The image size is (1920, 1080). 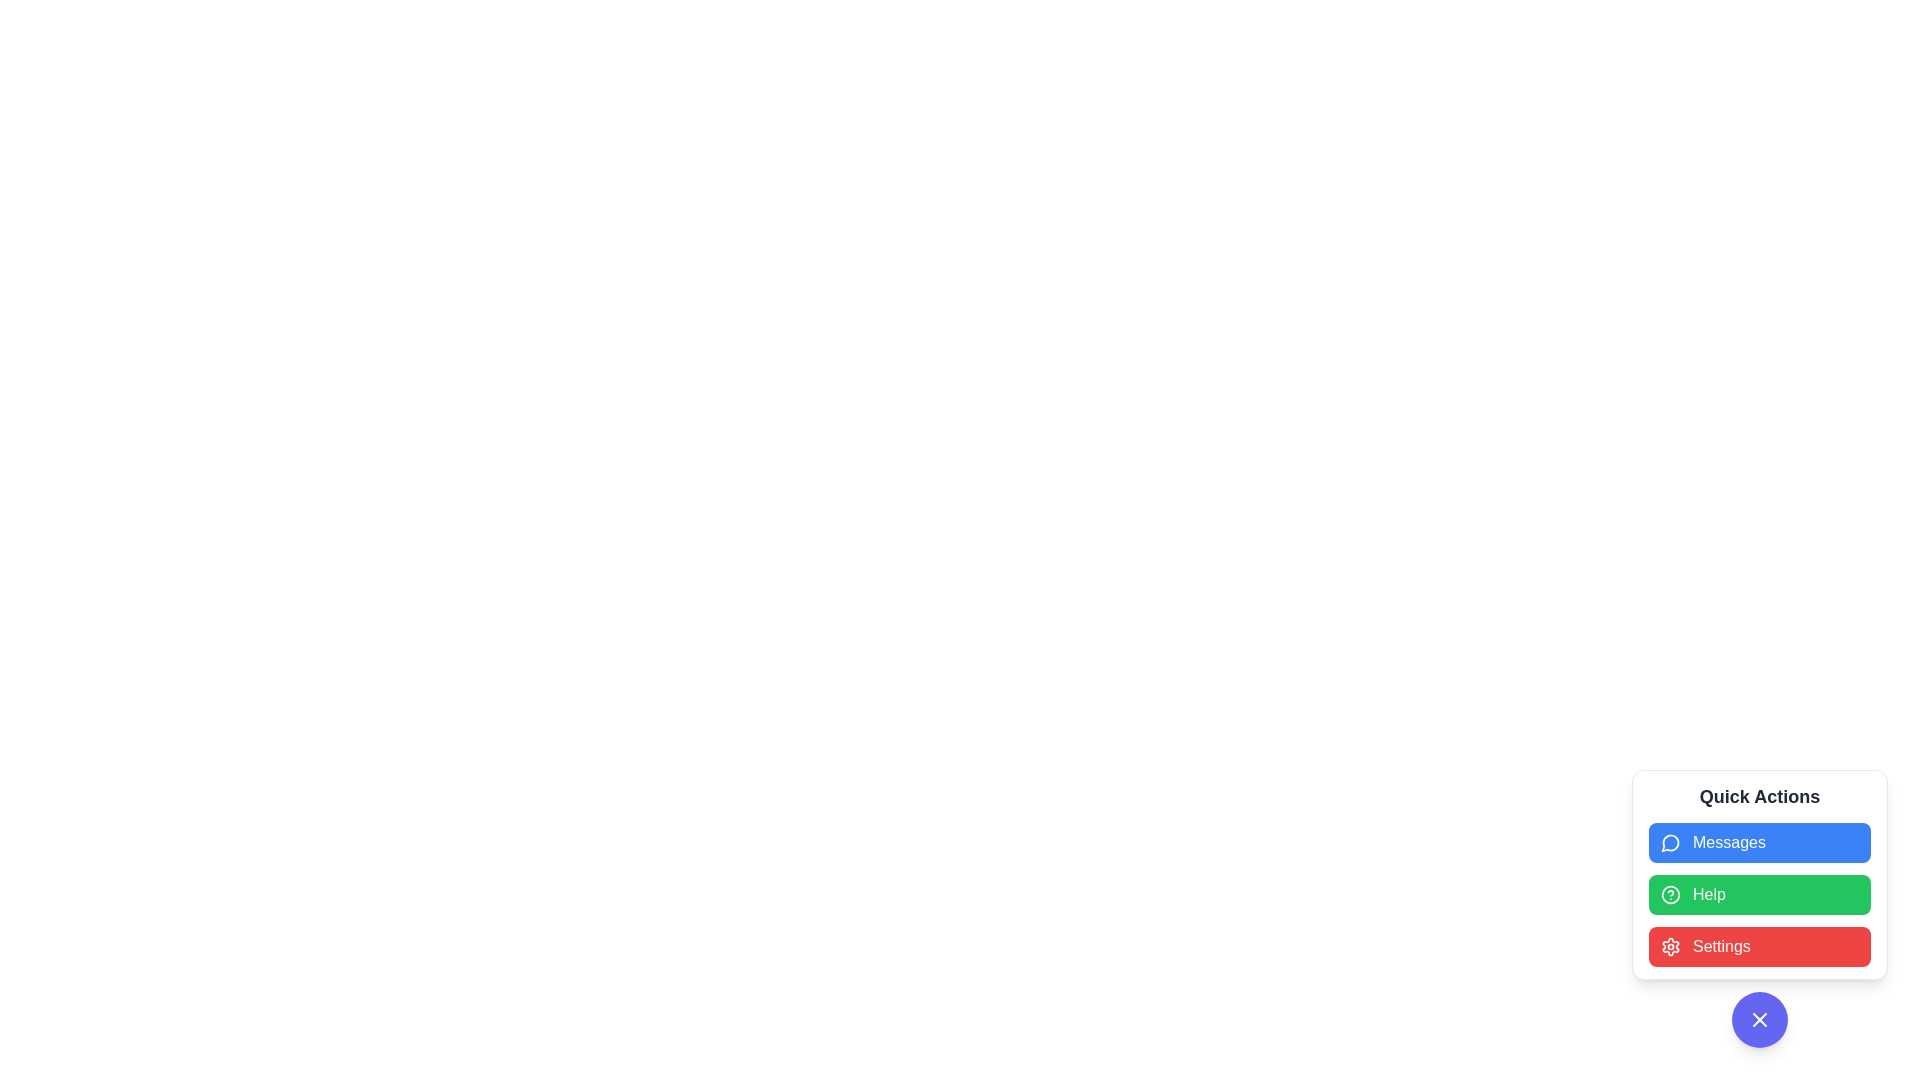 What do you see at coordinates (1760, 874) in the screenshot?
I see `the 'Help' button located in the middle of the vertically aligned group of three buttons under the title 'Quick Actions'` at bounding box center [1760, 874].